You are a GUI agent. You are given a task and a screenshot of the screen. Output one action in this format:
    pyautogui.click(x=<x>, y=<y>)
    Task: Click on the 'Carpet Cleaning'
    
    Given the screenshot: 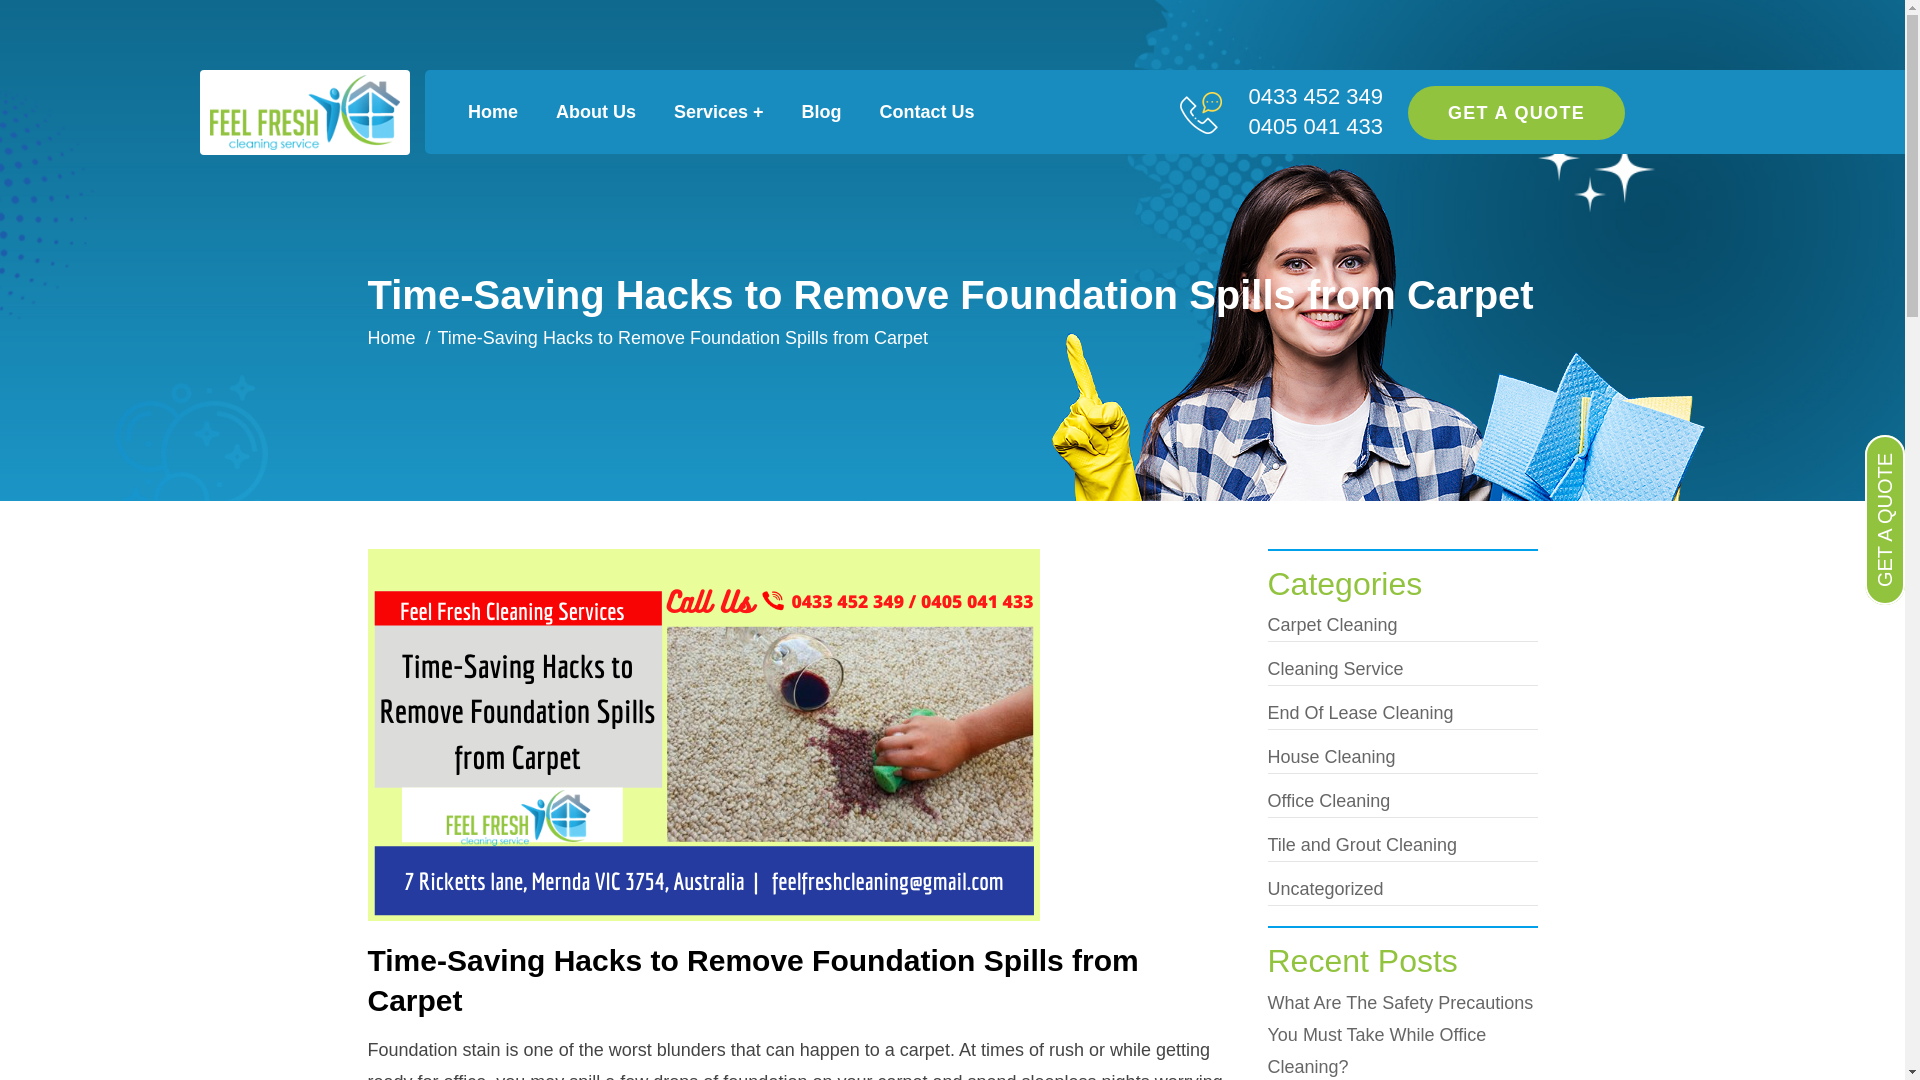 What is the action you would take?
    pyautogui.click(x=1401, y=624)
    